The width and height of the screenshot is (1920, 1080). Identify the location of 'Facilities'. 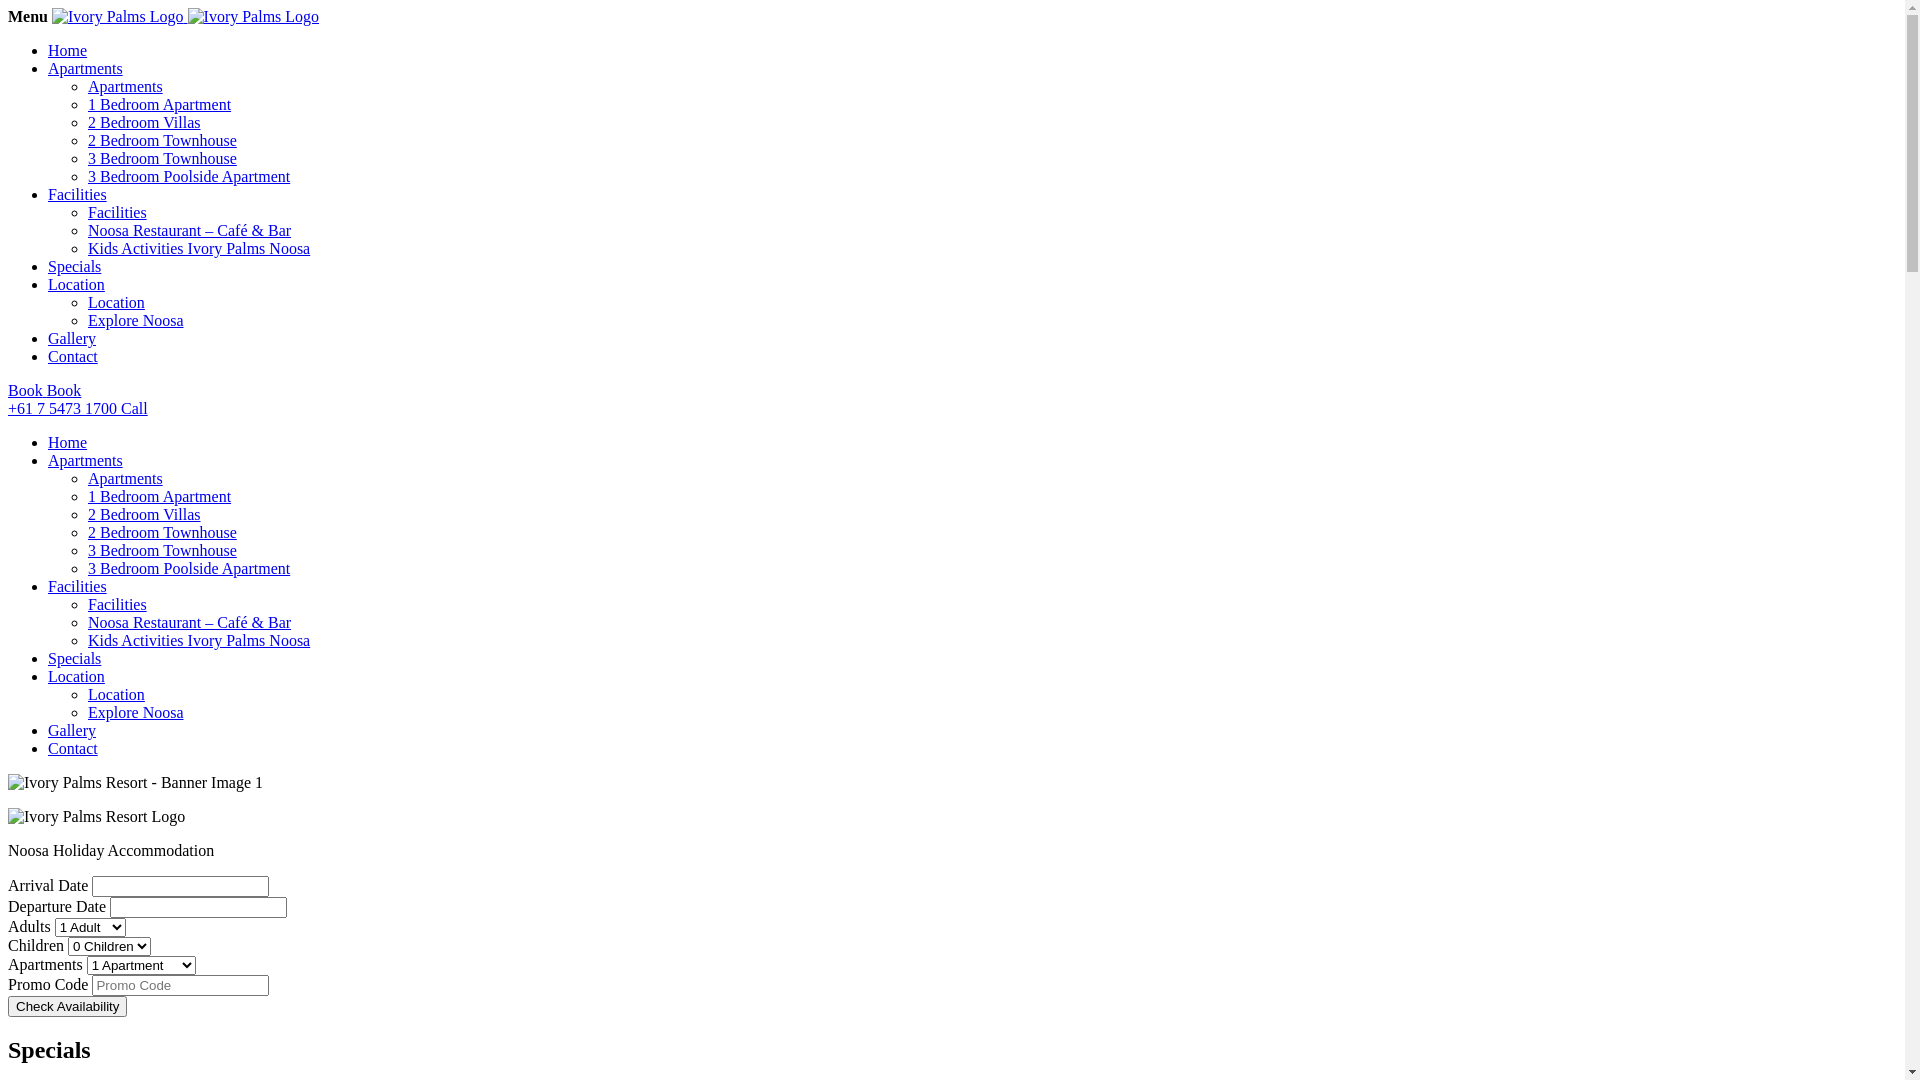
(48, 585).